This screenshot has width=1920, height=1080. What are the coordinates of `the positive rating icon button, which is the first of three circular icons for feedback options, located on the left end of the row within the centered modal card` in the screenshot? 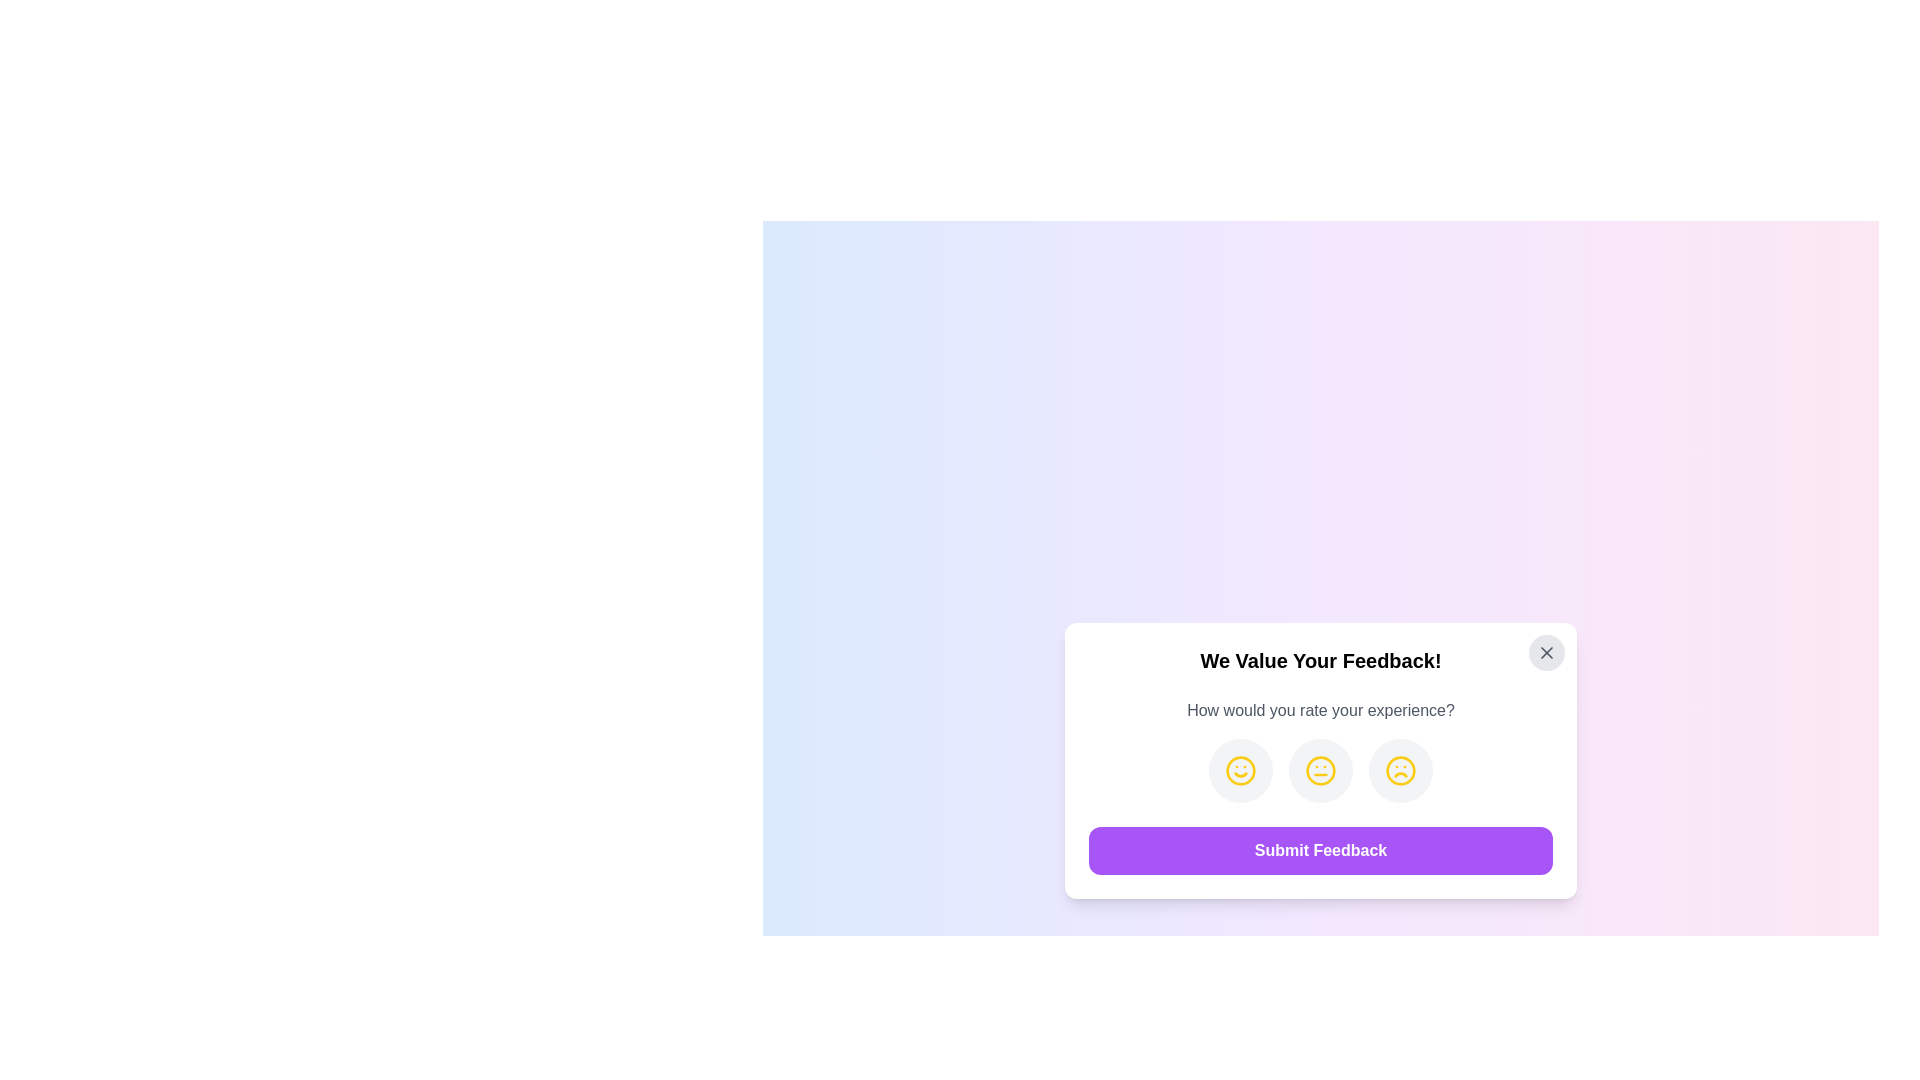 It's located at (1240, 770).